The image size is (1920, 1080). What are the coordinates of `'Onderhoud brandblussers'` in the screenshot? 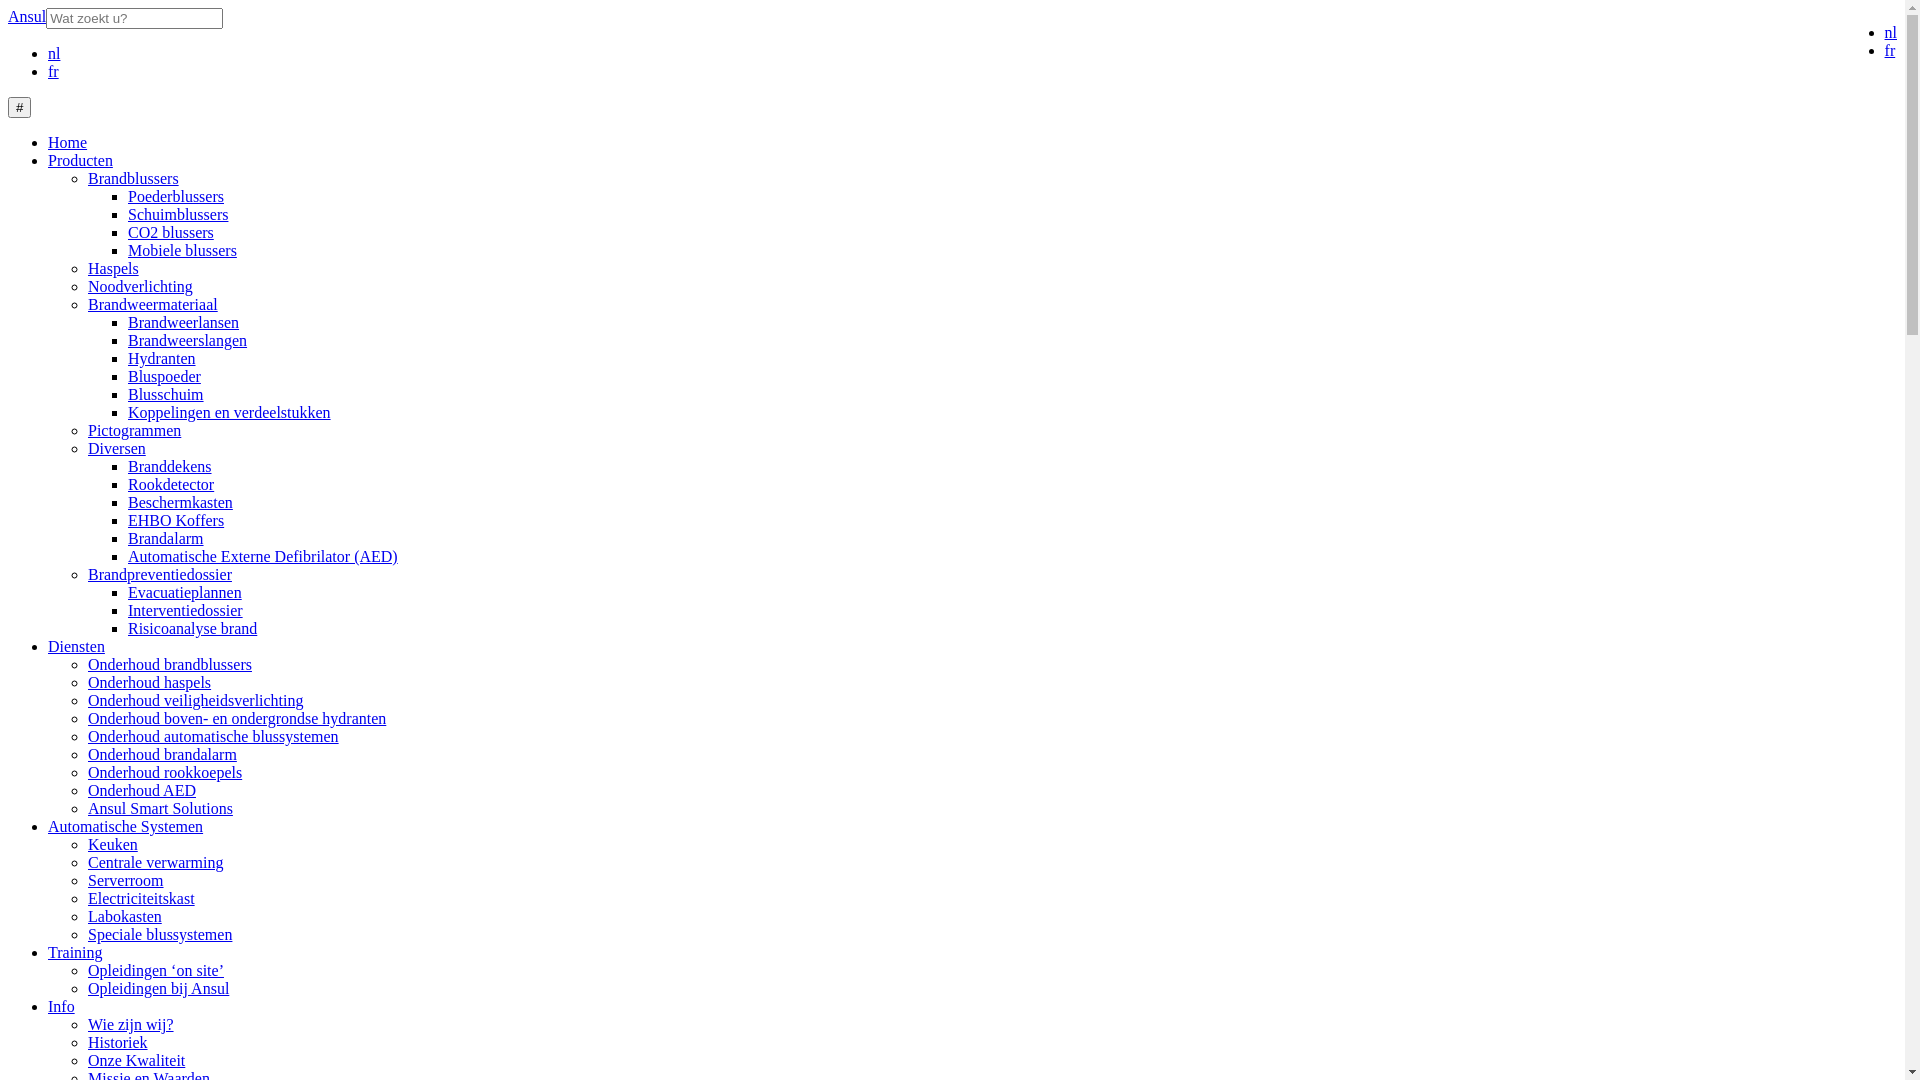 It's located at (169, 664).